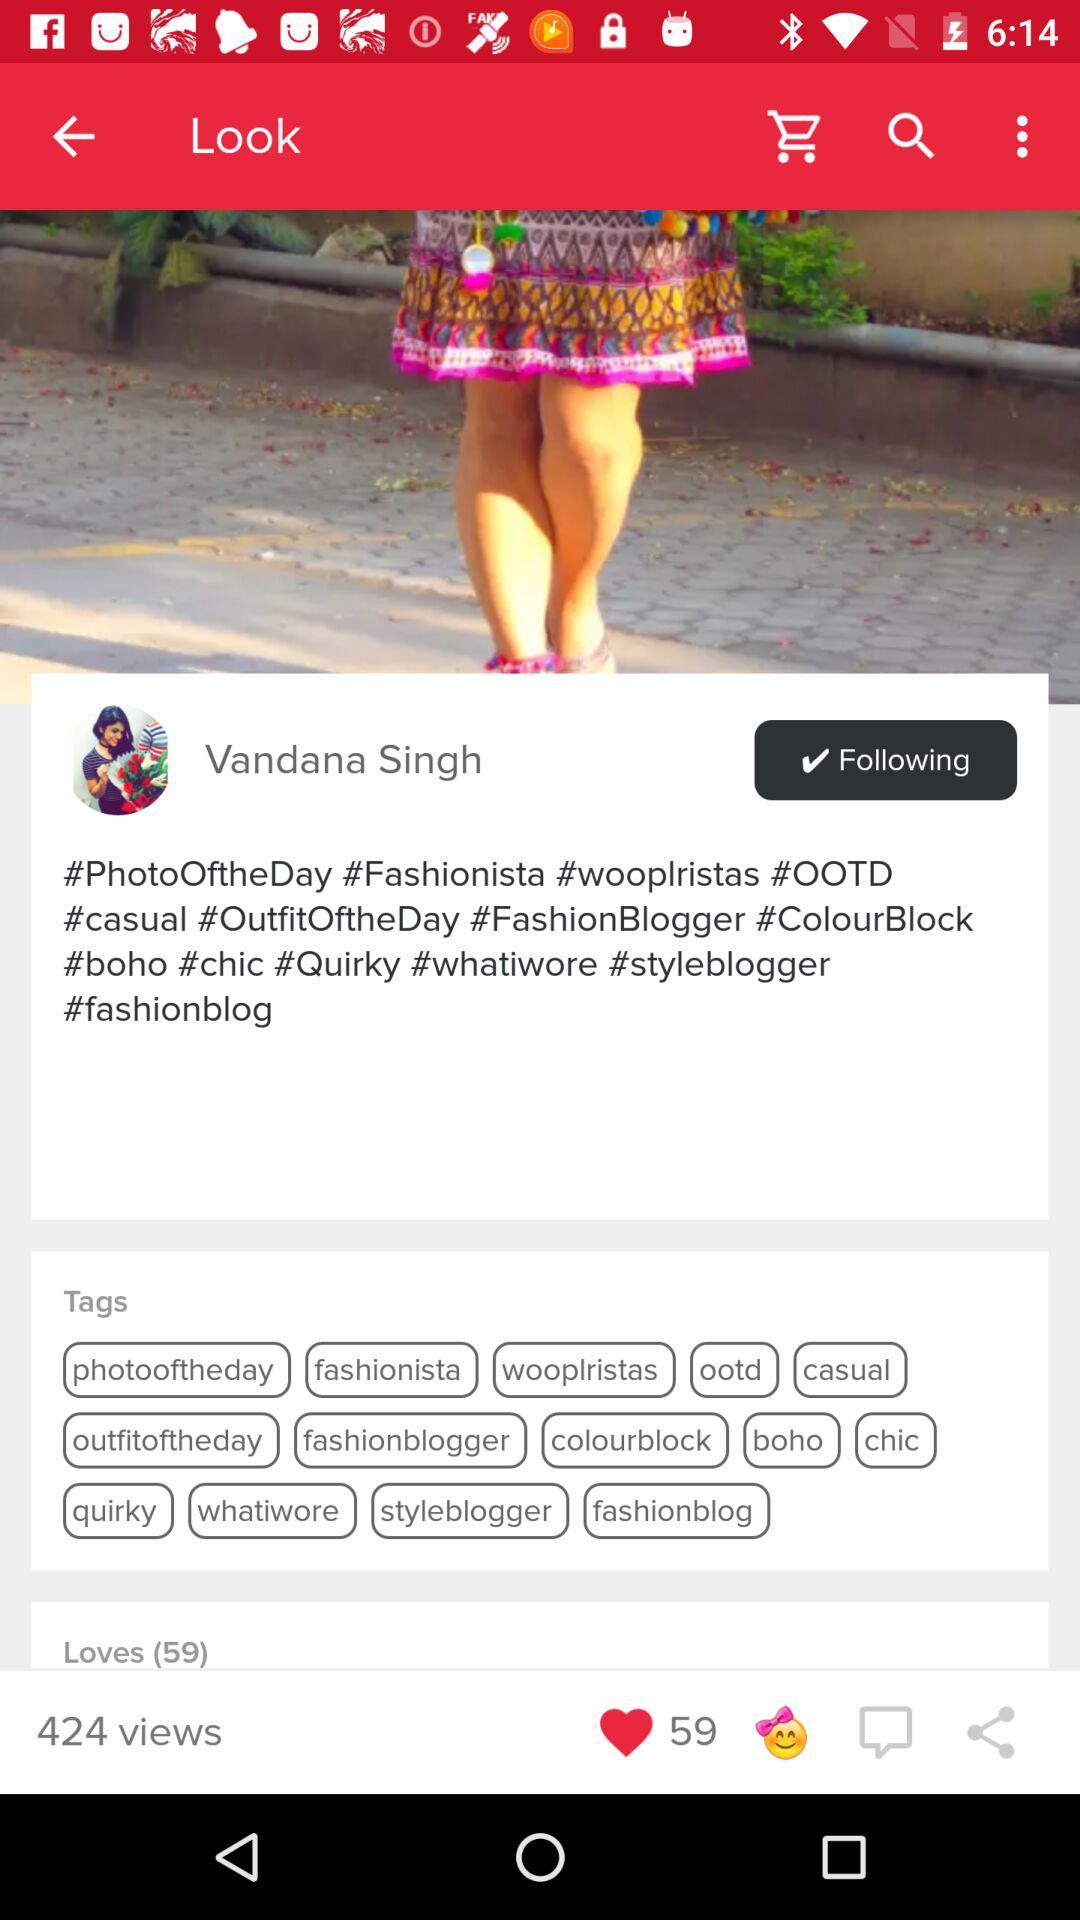 Image resolution: width=1080 pixels, height=1920 pixels. I want to click on share image, so click(540, 352).